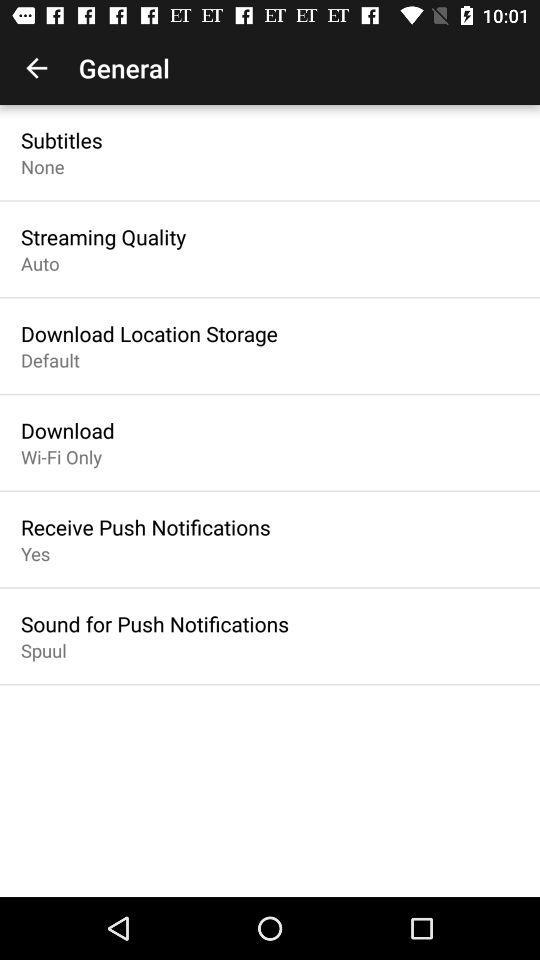 This screenshot has width=540, height=960. I want to click on the download location storage, so click(148, 333).